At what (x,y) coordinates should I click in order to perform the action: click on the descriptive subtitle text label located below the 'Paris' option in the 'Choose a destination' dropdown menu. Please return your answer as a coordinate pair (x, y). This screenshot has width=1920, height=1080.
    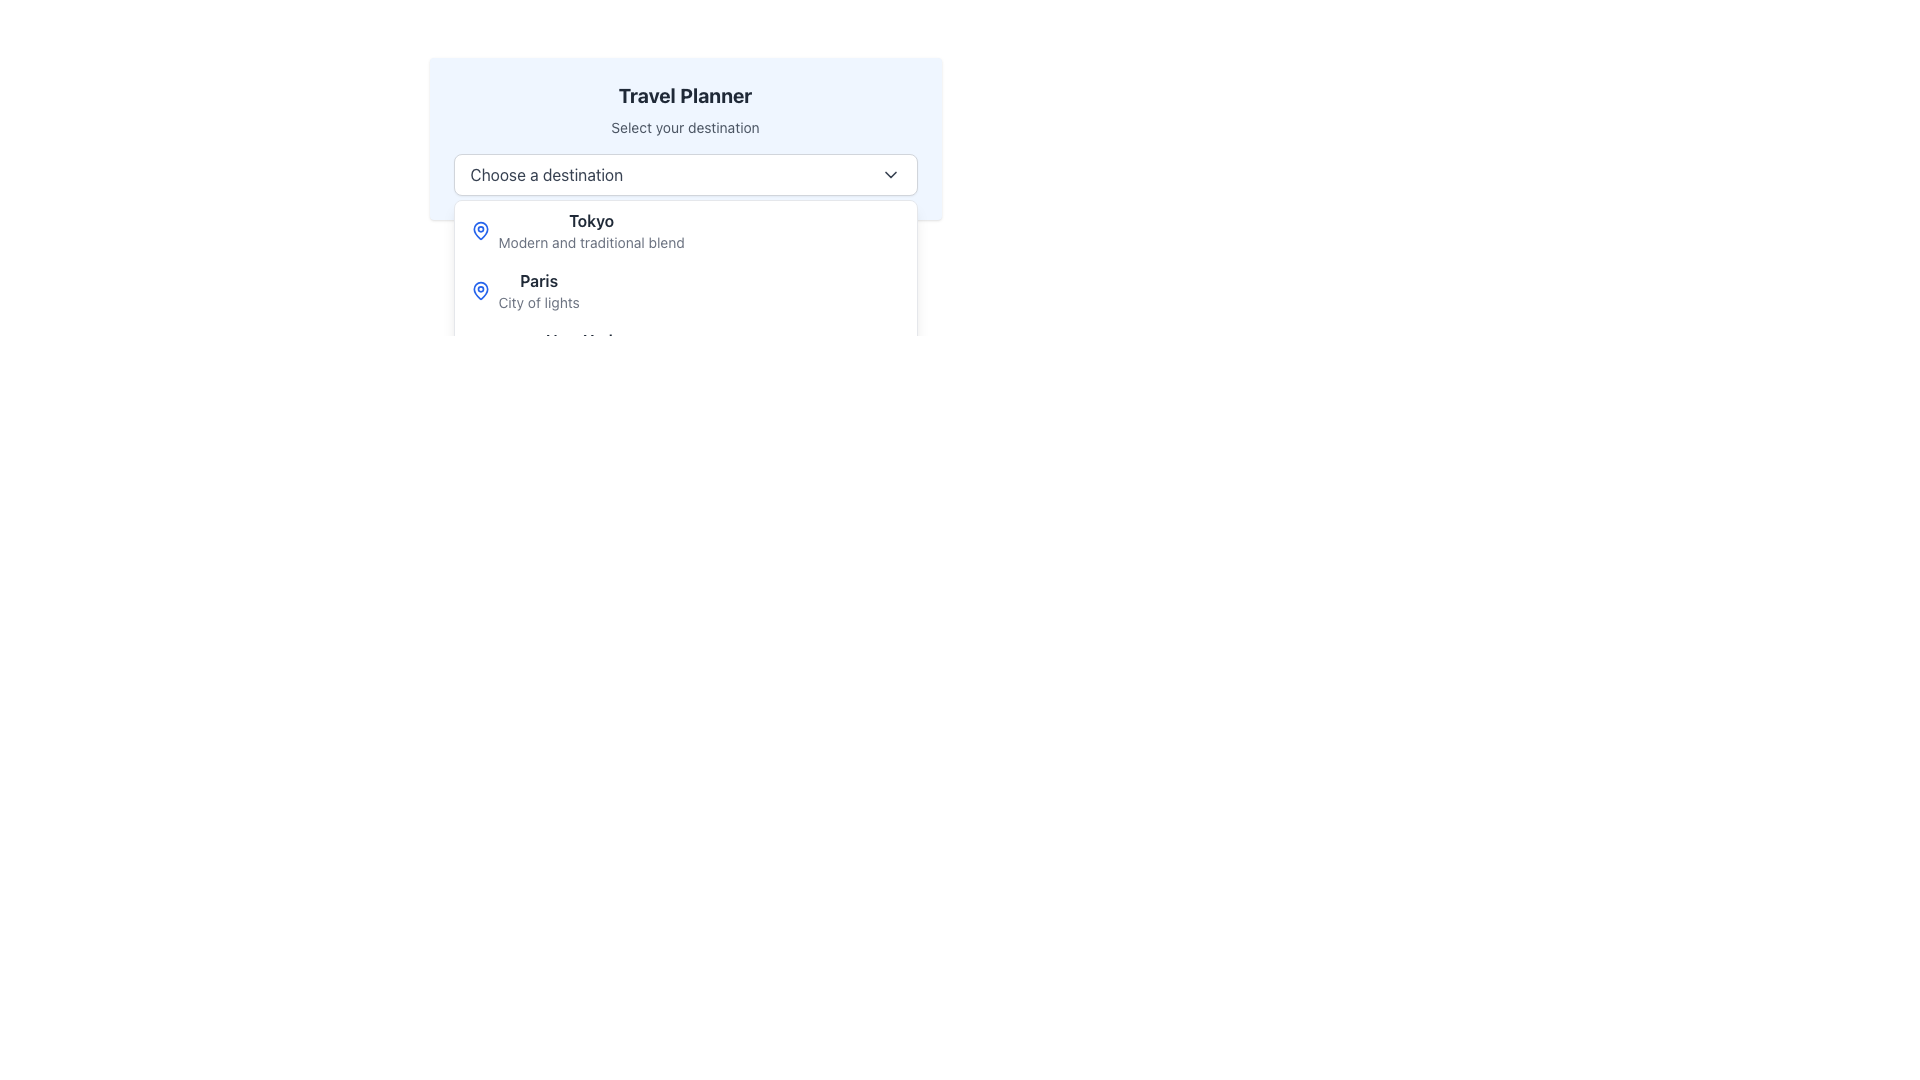
    Looking at the image, I should click on (539, 303).